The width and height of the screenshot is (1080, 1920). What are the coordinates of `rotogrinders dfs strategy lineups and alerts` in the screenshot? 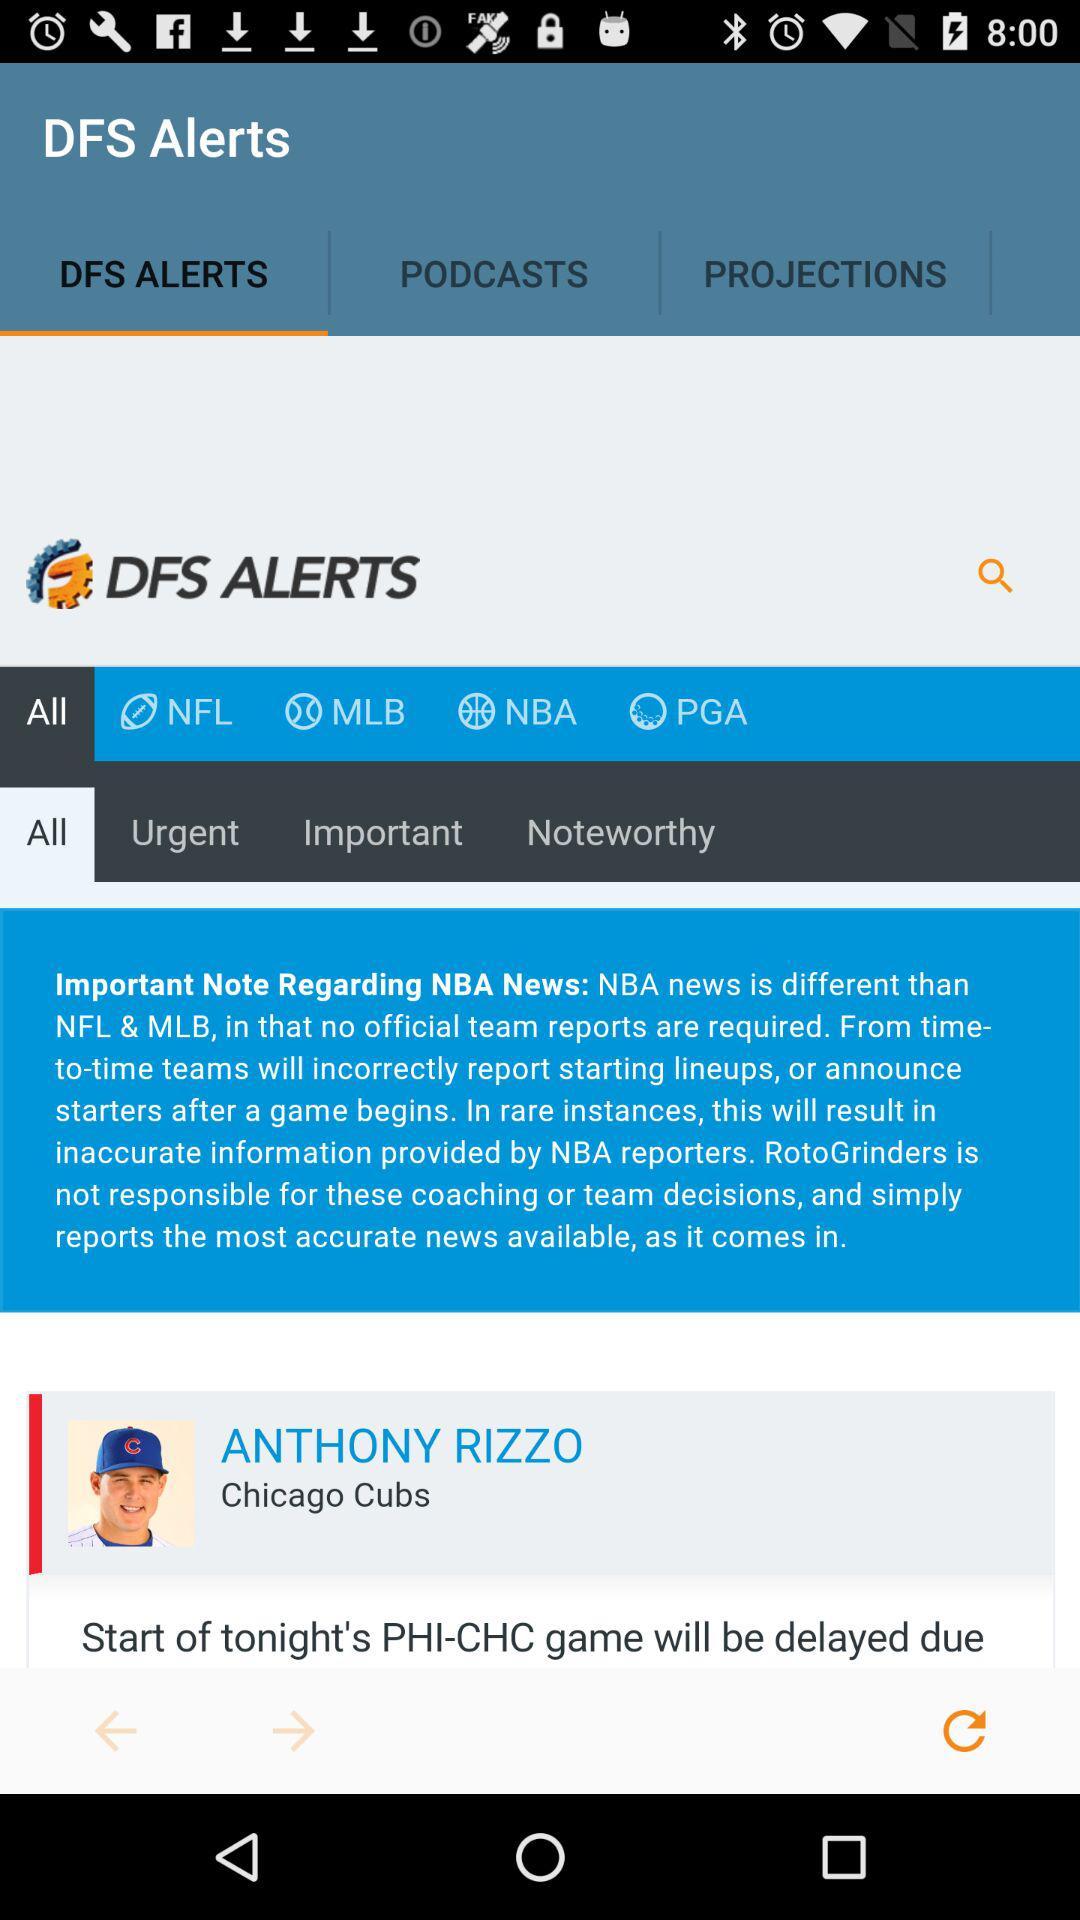 It's located at (293, 1730).